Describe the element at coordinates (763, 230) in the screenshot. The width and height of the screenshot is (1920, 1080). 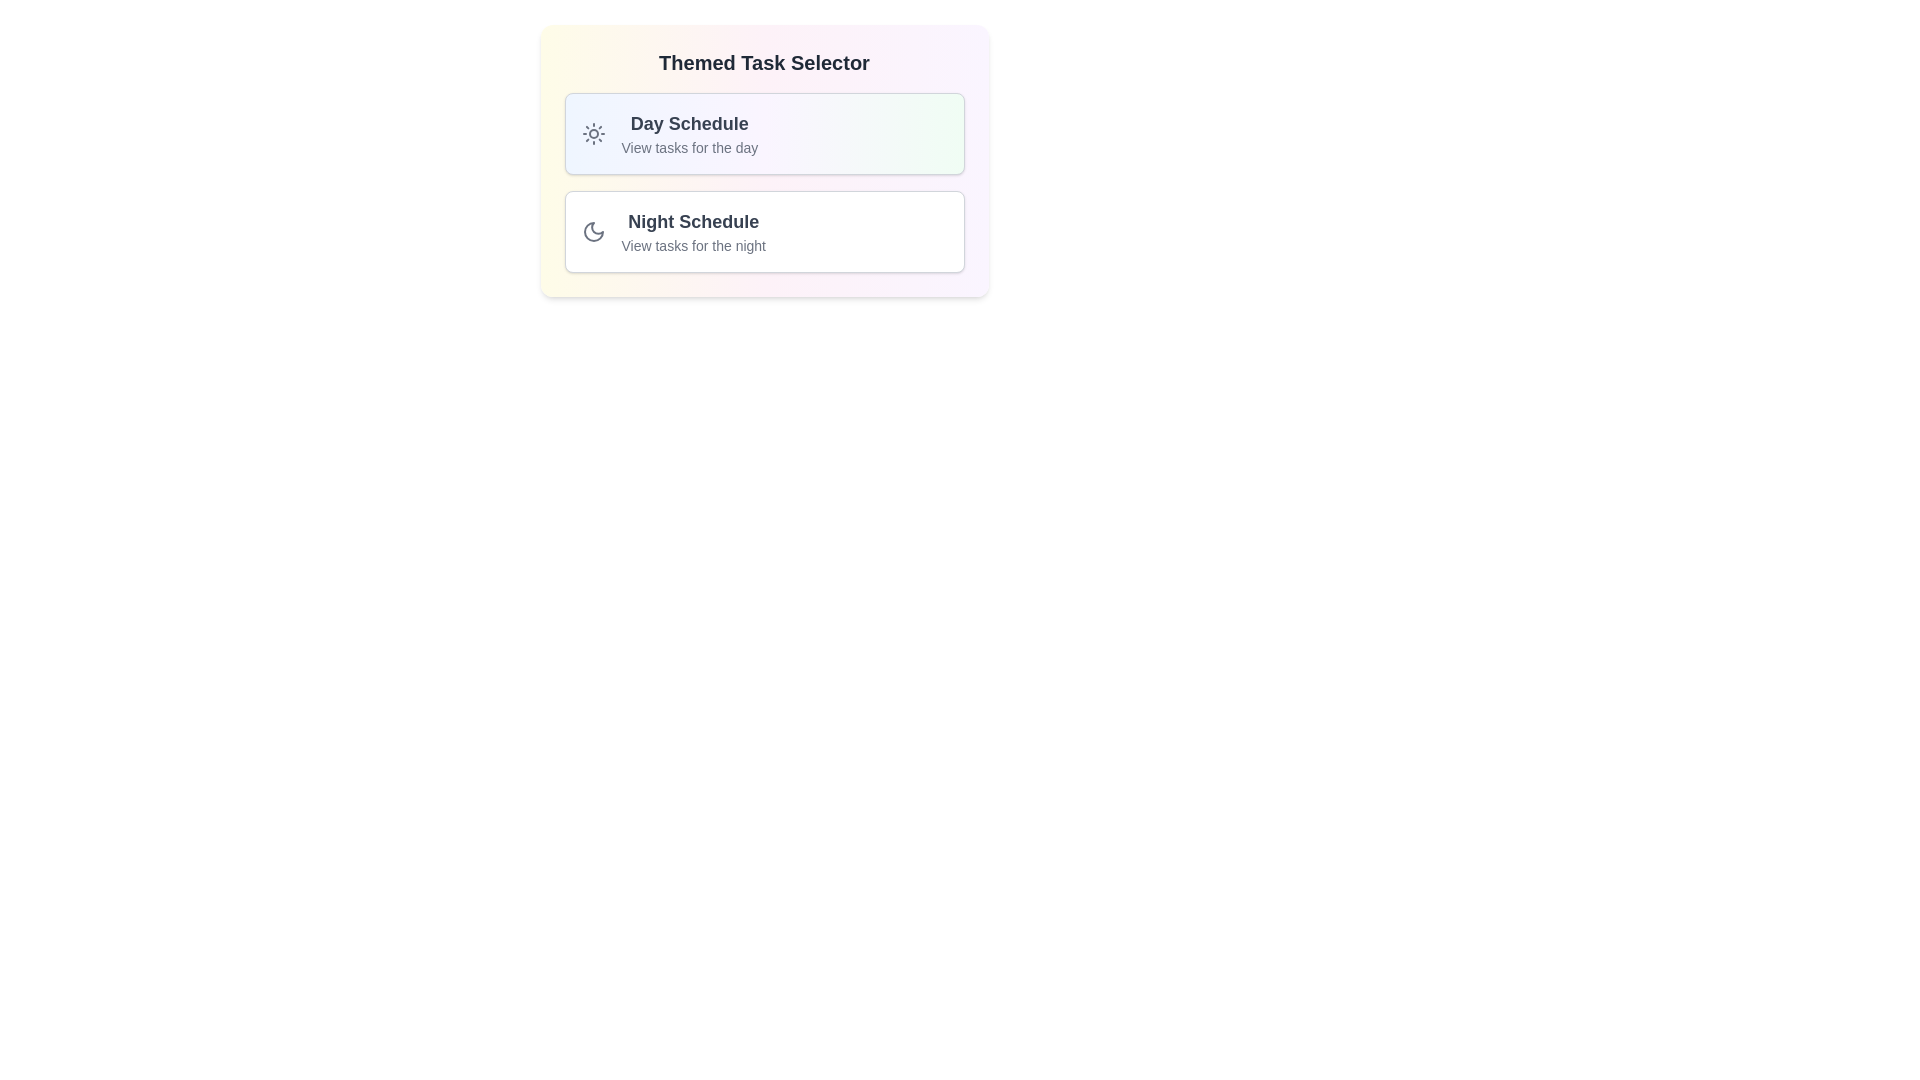
I see `the schedule by clicking on the corresponding option: Night Schedule` at that location.